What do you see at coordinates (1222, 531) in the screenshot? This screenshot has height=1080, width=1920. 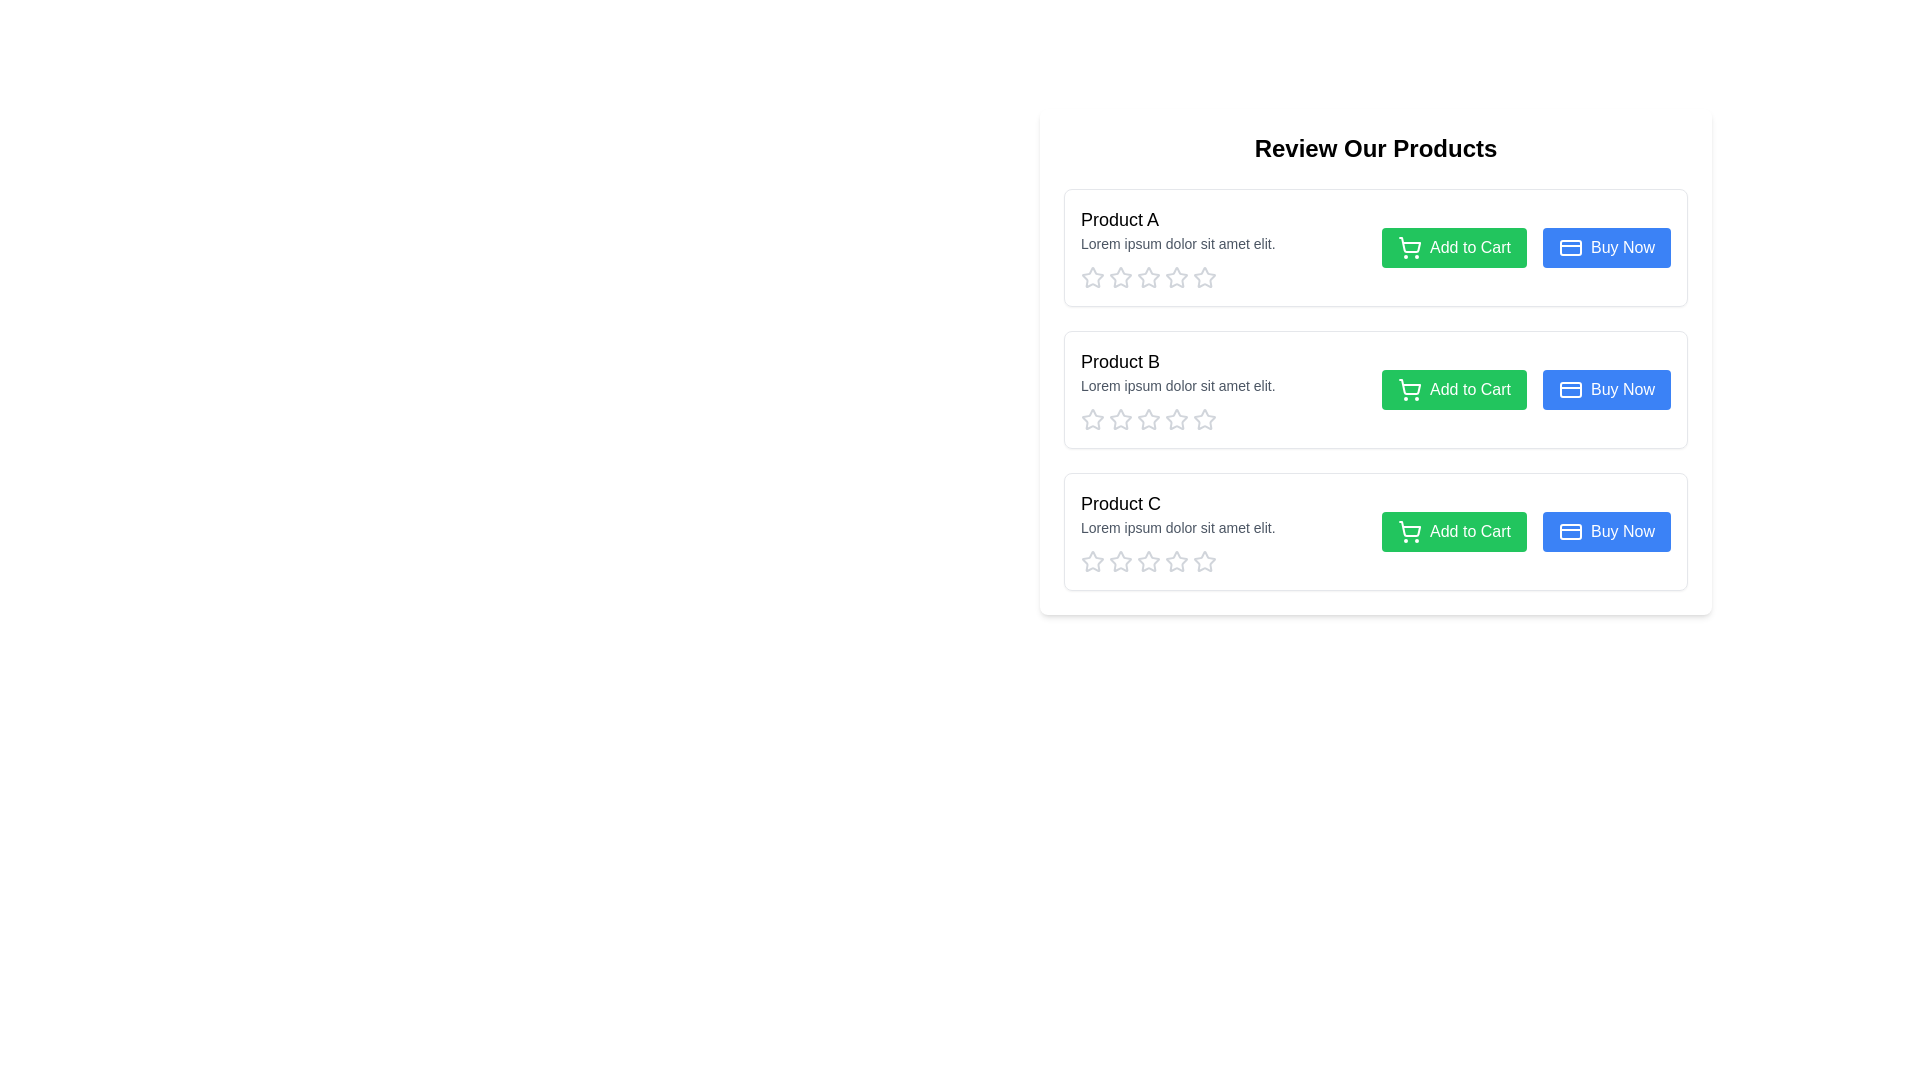 I see `the text segment providing the title and description for 'Product C'` at bounding box center [1222, 531].